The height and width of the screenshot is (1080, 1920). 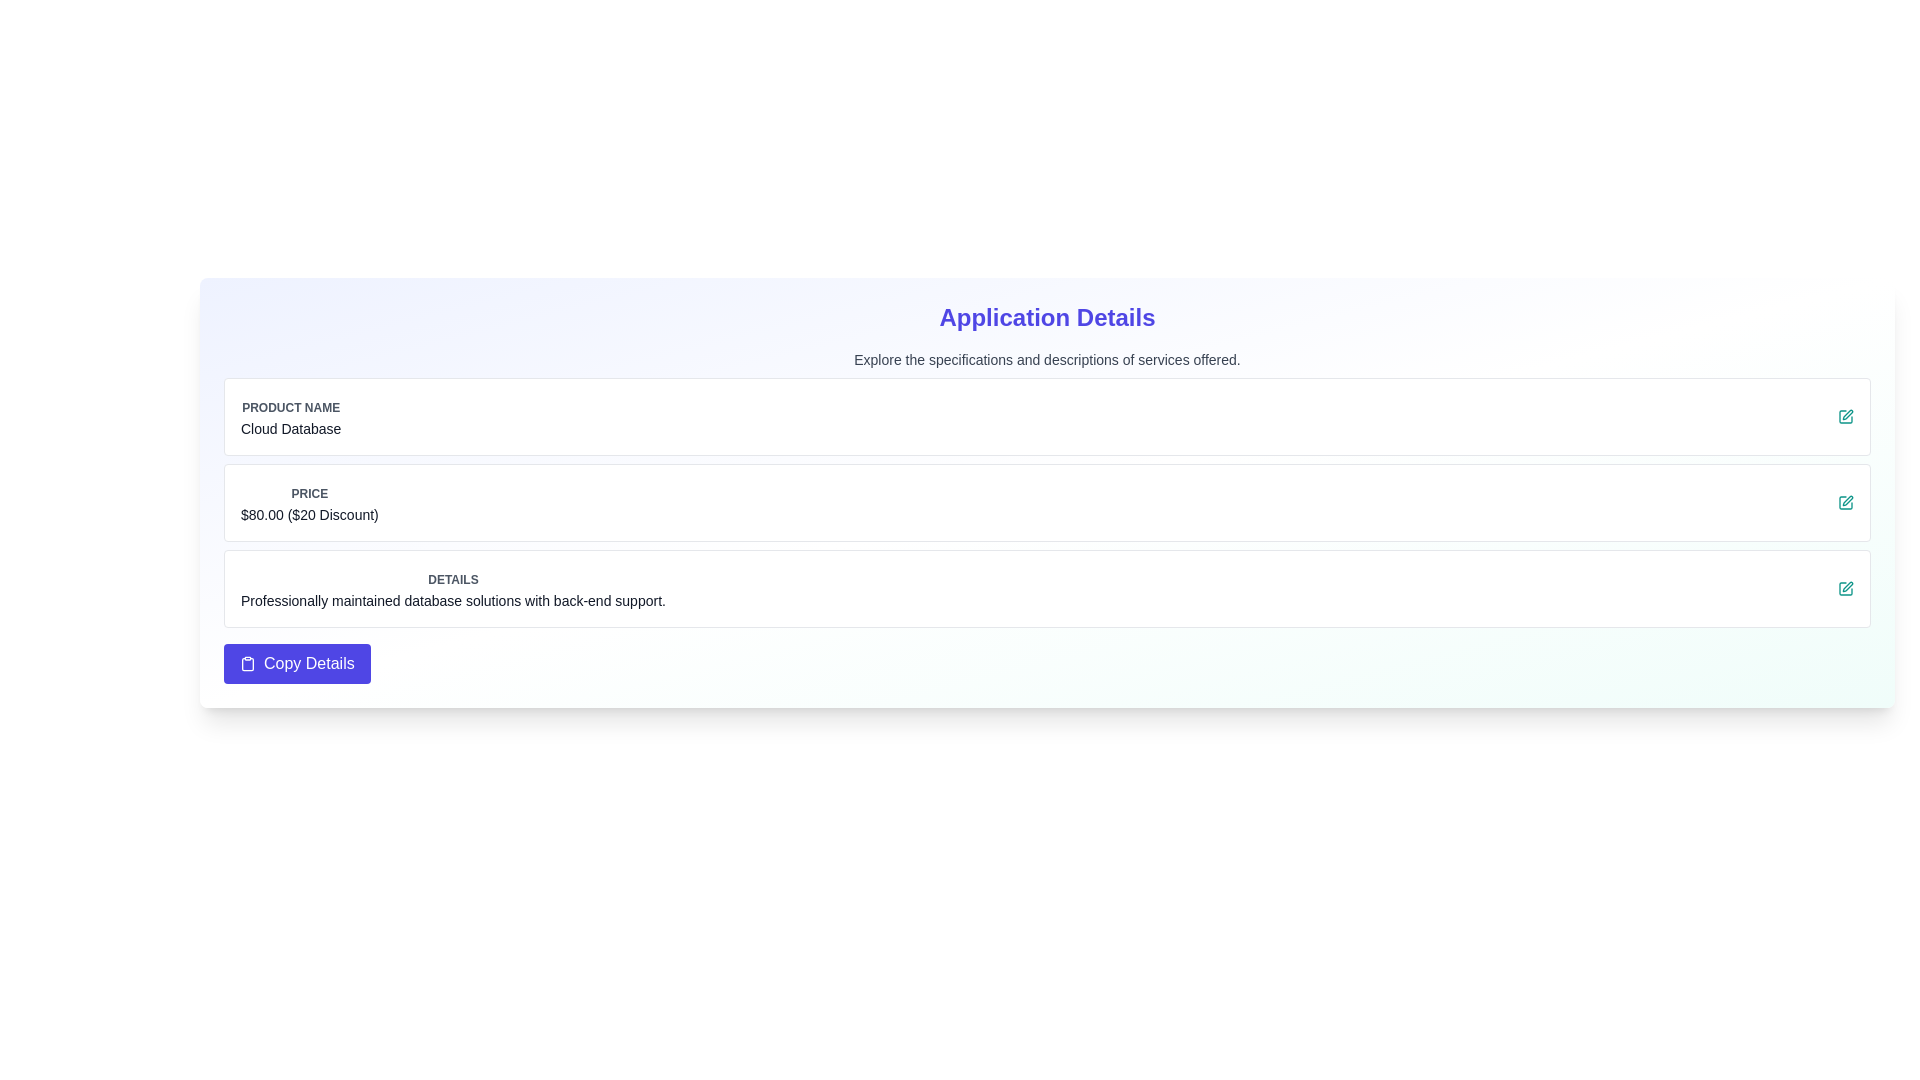 What do you see at coordinates (1847, 414) in the screenshot?
I see `the Icon button styled as an SVG graphic, which resembles a pen or edit symbol, located next to the details section of the interface` at bounding box center [1847, 414].